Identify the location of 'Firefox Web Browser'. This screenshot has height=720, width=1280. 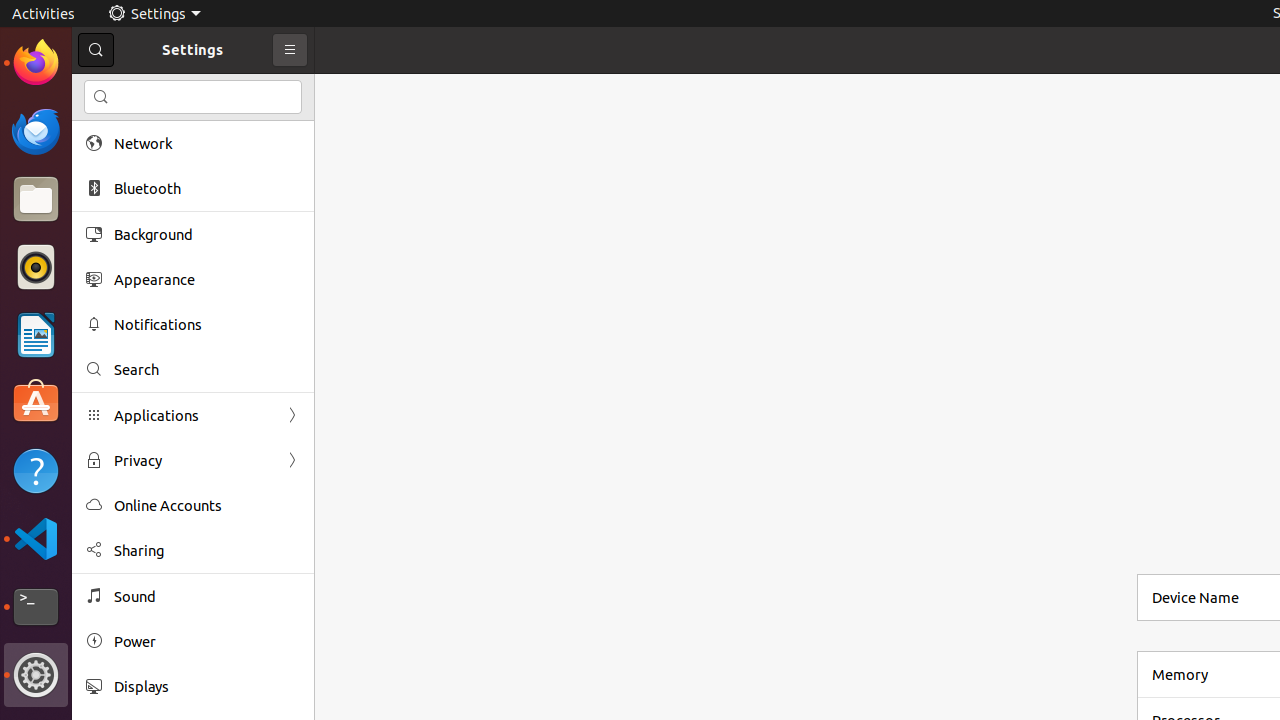
(35, 61).